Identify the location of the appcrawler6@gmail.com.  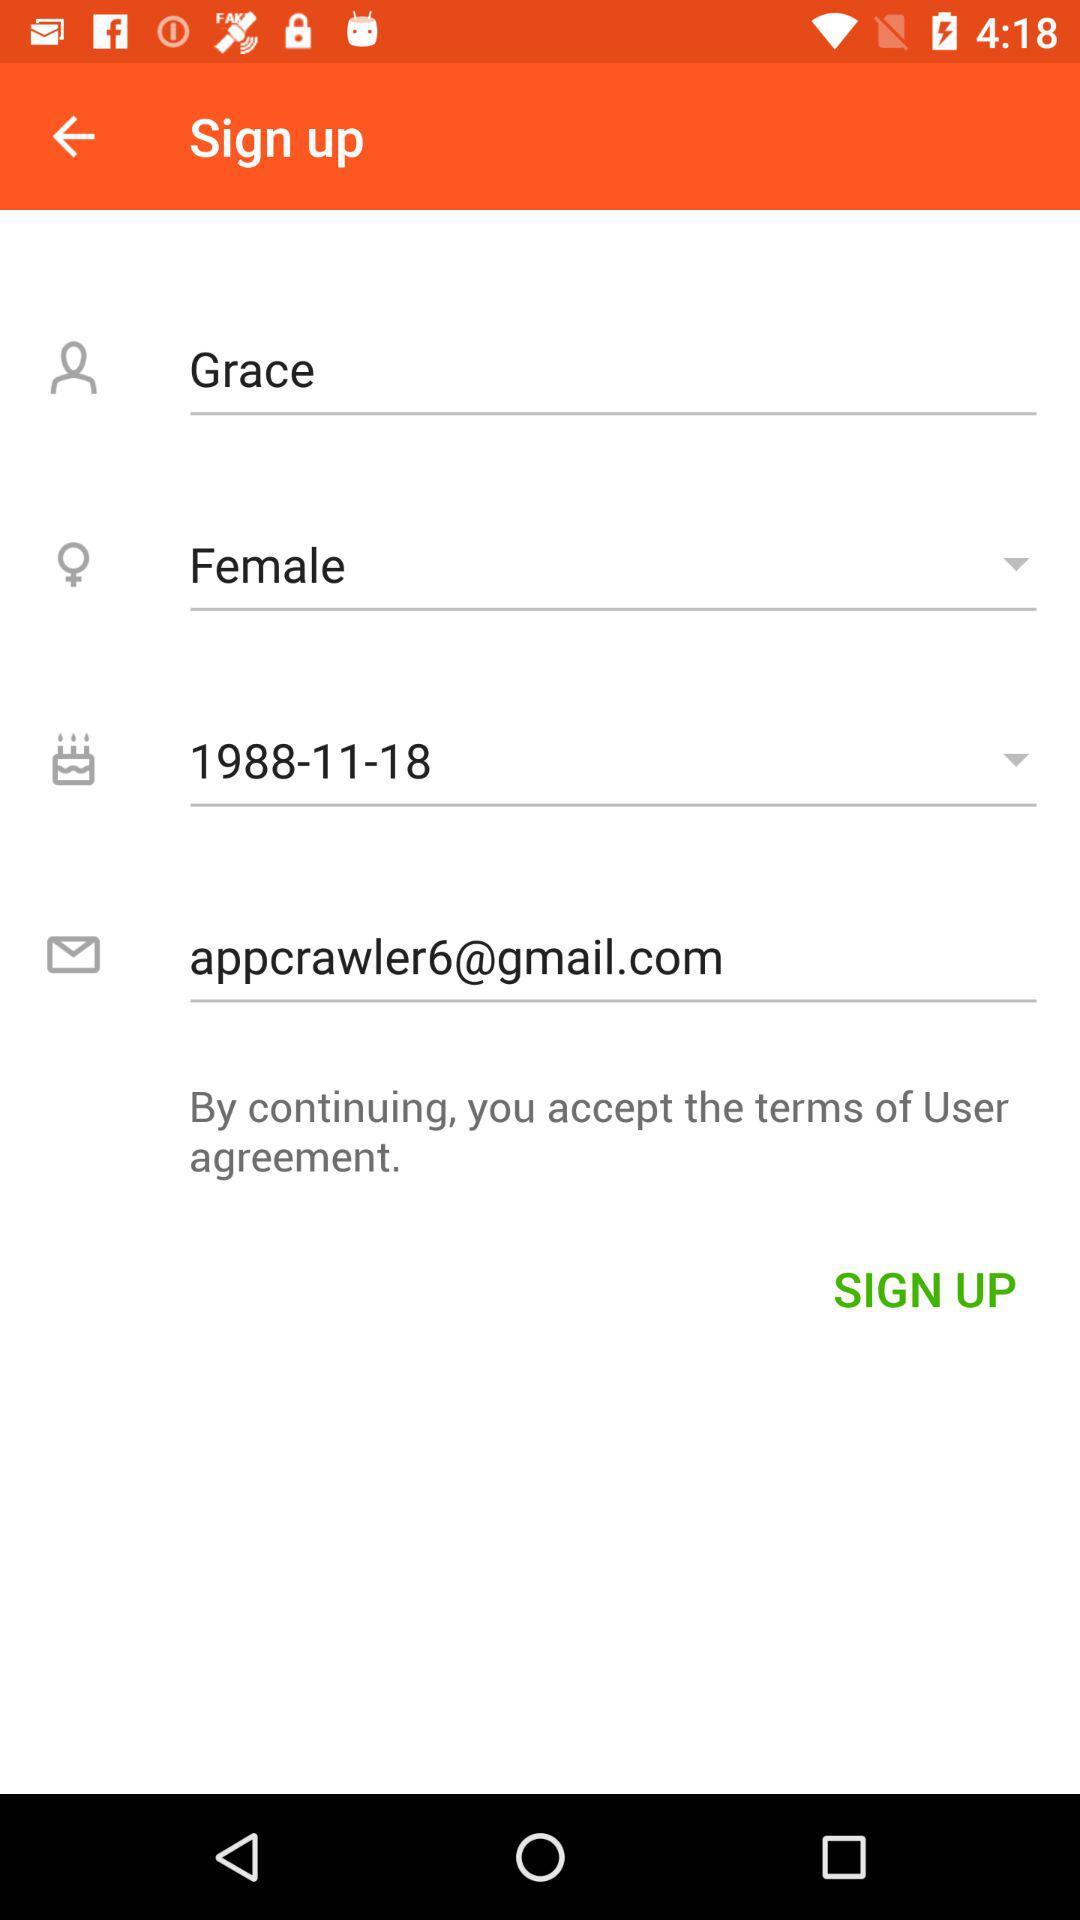
(612, 954).